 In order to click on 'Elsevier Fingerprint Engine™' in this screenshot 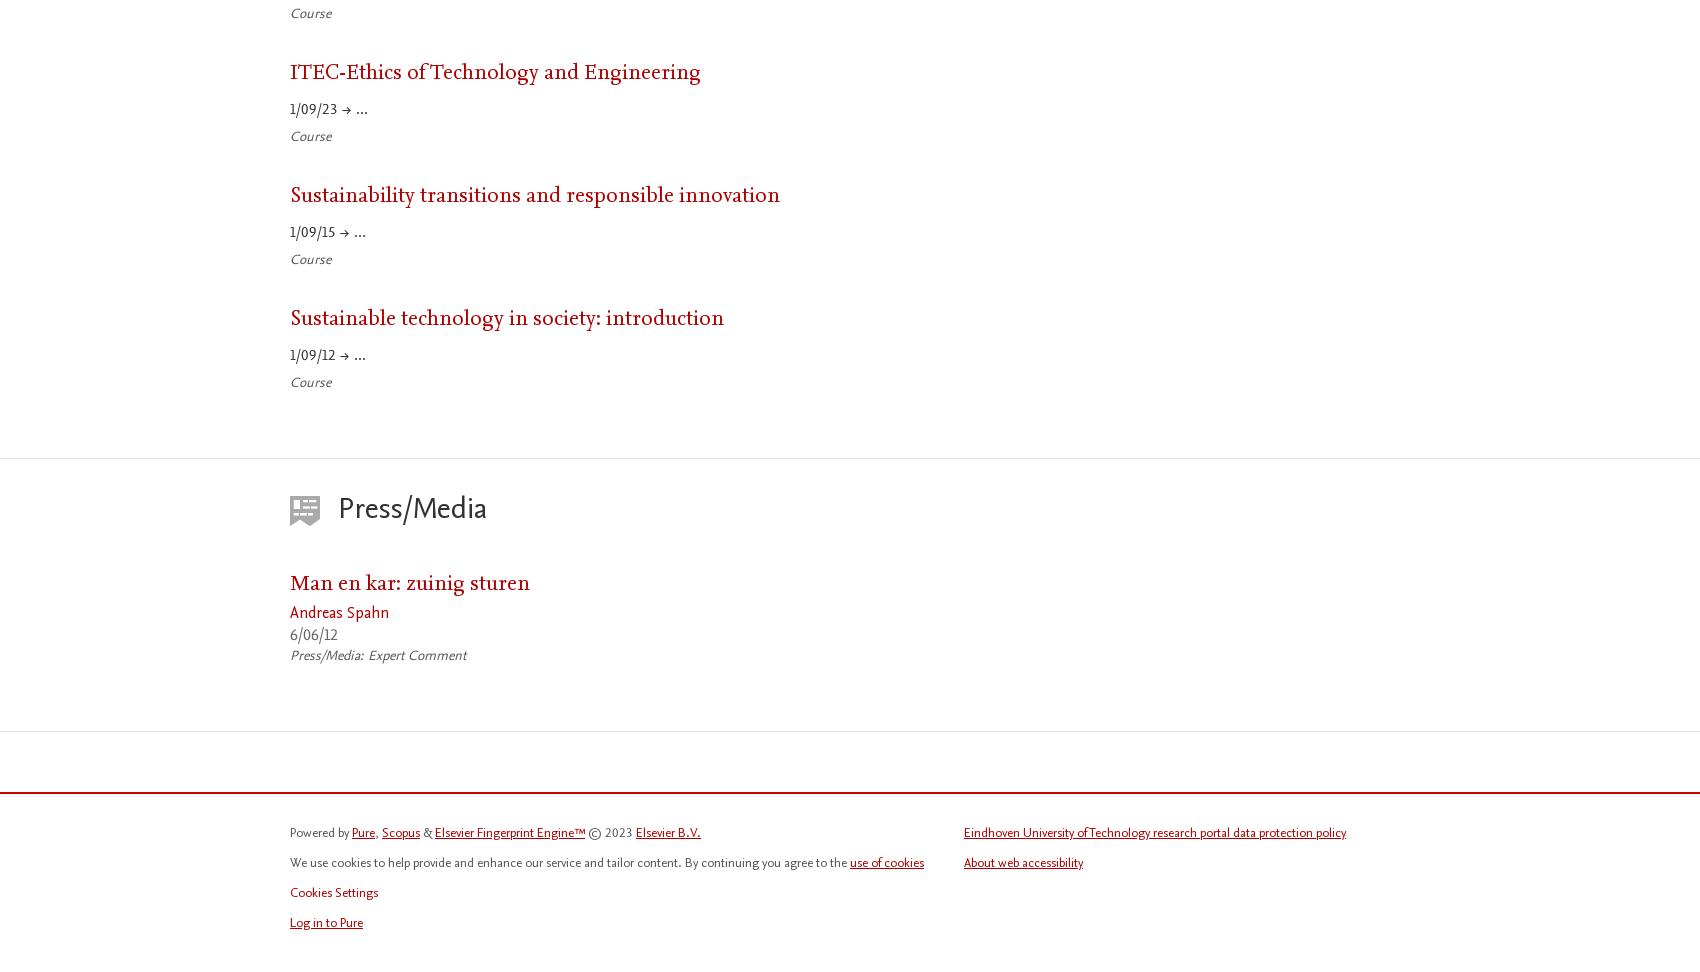, I will do `click(510, 831)`.